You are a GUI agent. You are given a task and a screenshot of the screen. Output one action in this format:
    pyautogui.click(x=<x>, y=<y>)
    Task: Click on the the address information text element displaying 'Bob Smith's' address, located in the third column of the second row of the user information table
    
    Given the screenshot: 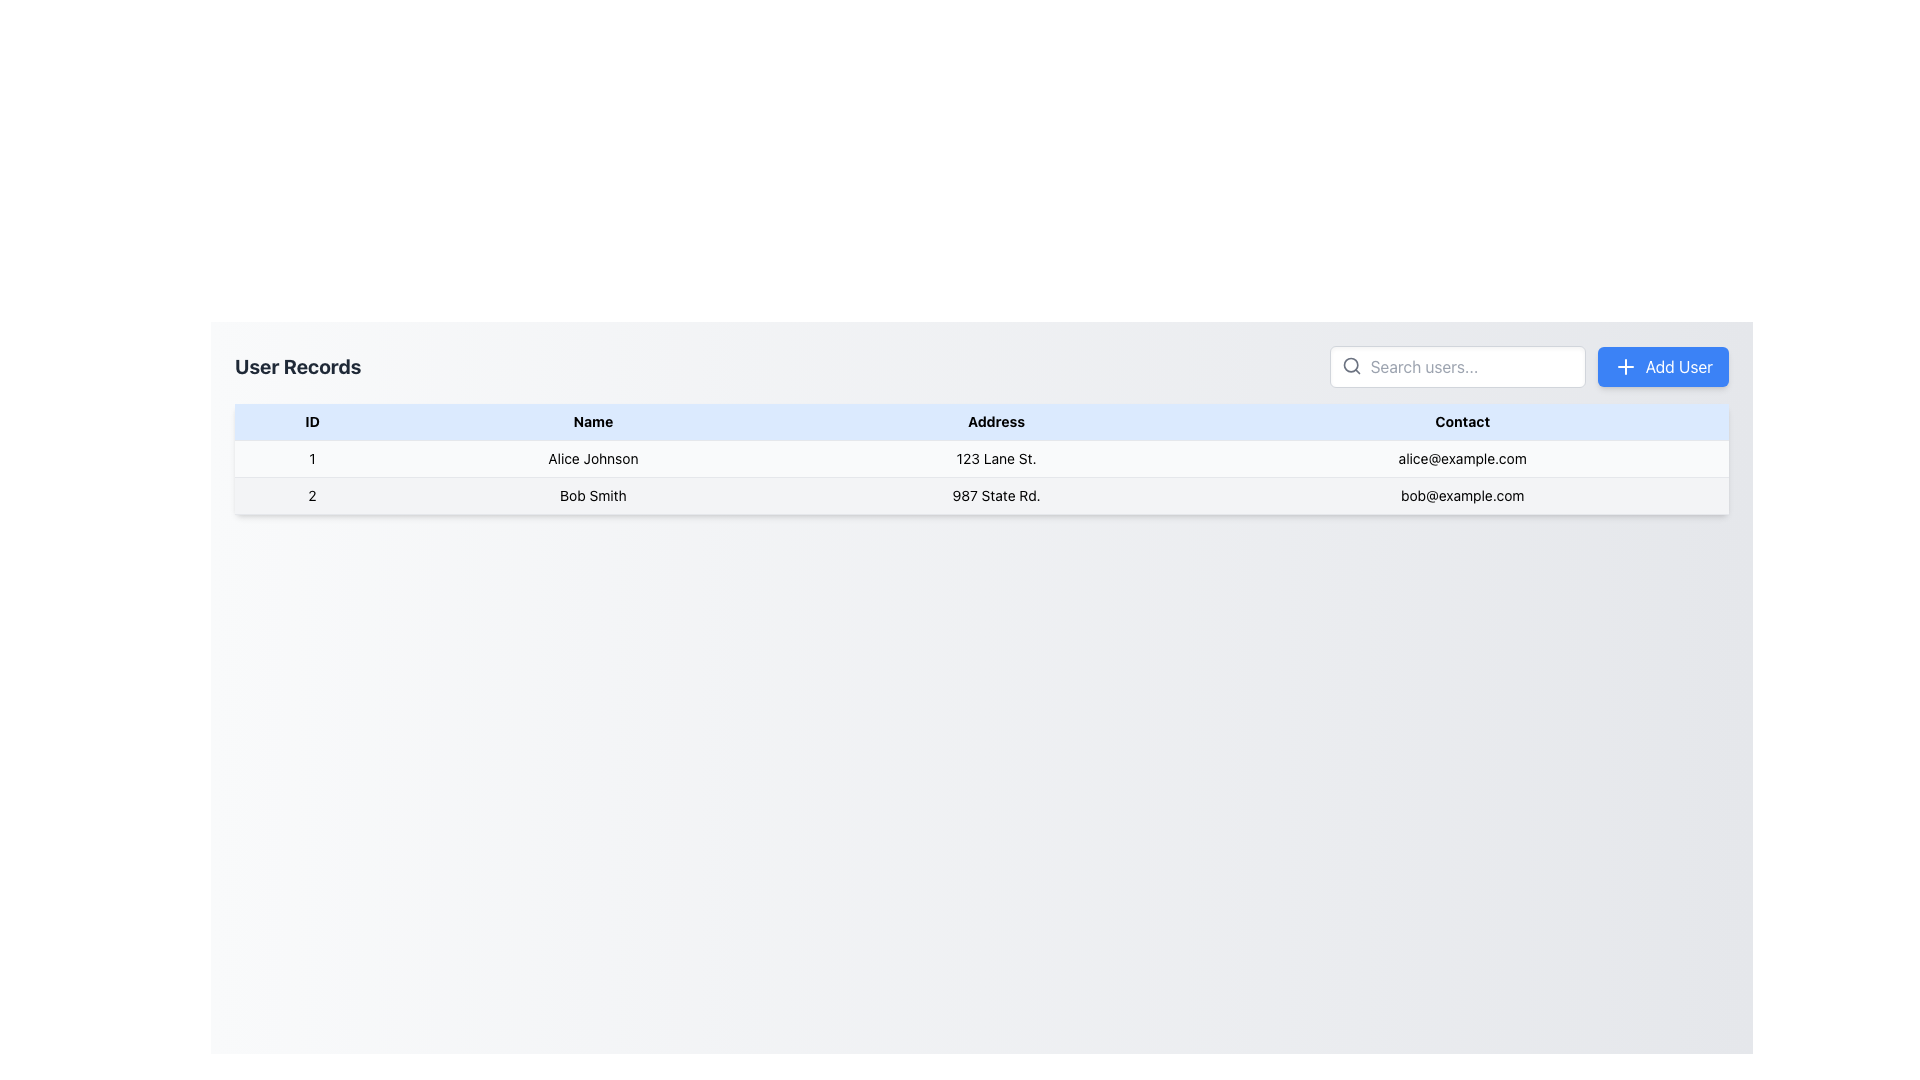 What is the action you would take?
    pyautogui.click(x=996, y=495)
    